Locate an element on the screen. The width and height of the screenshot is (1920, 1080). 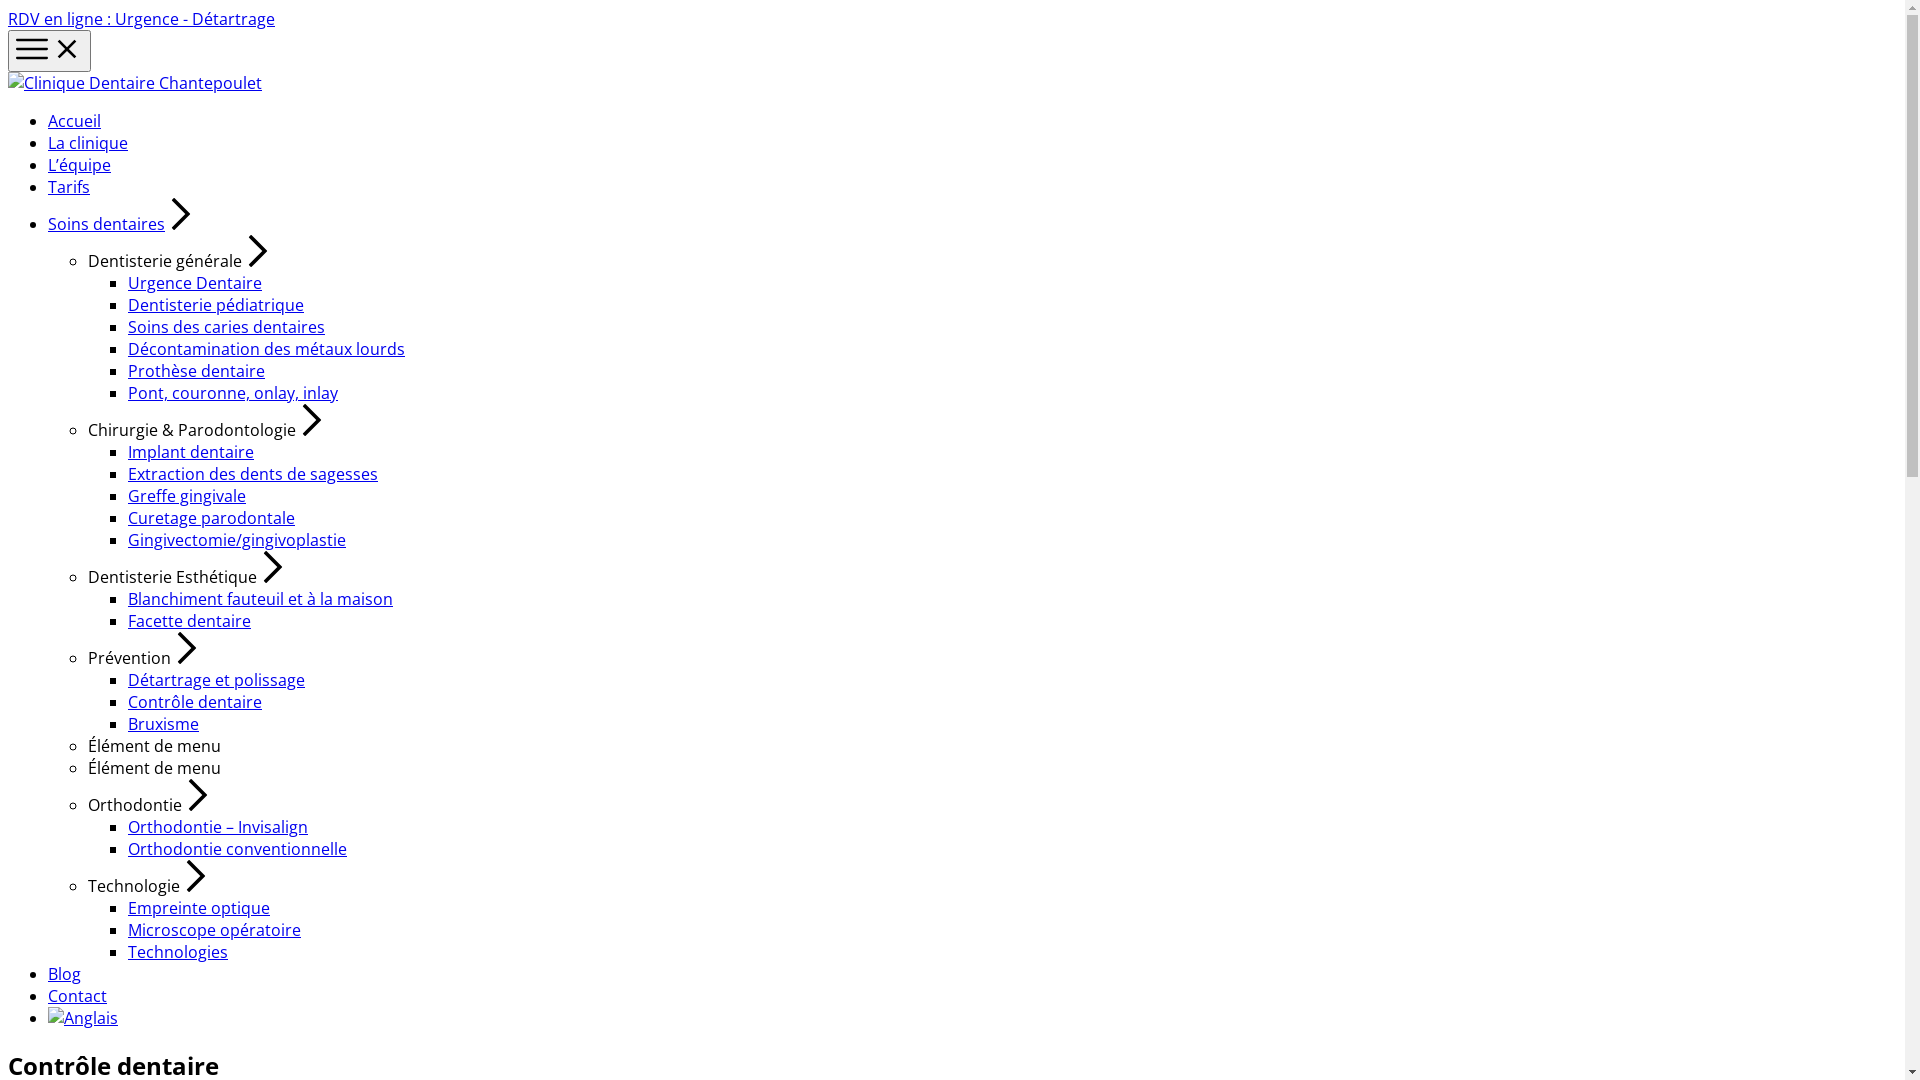
'Blog' is located at coordinates (64, 973).